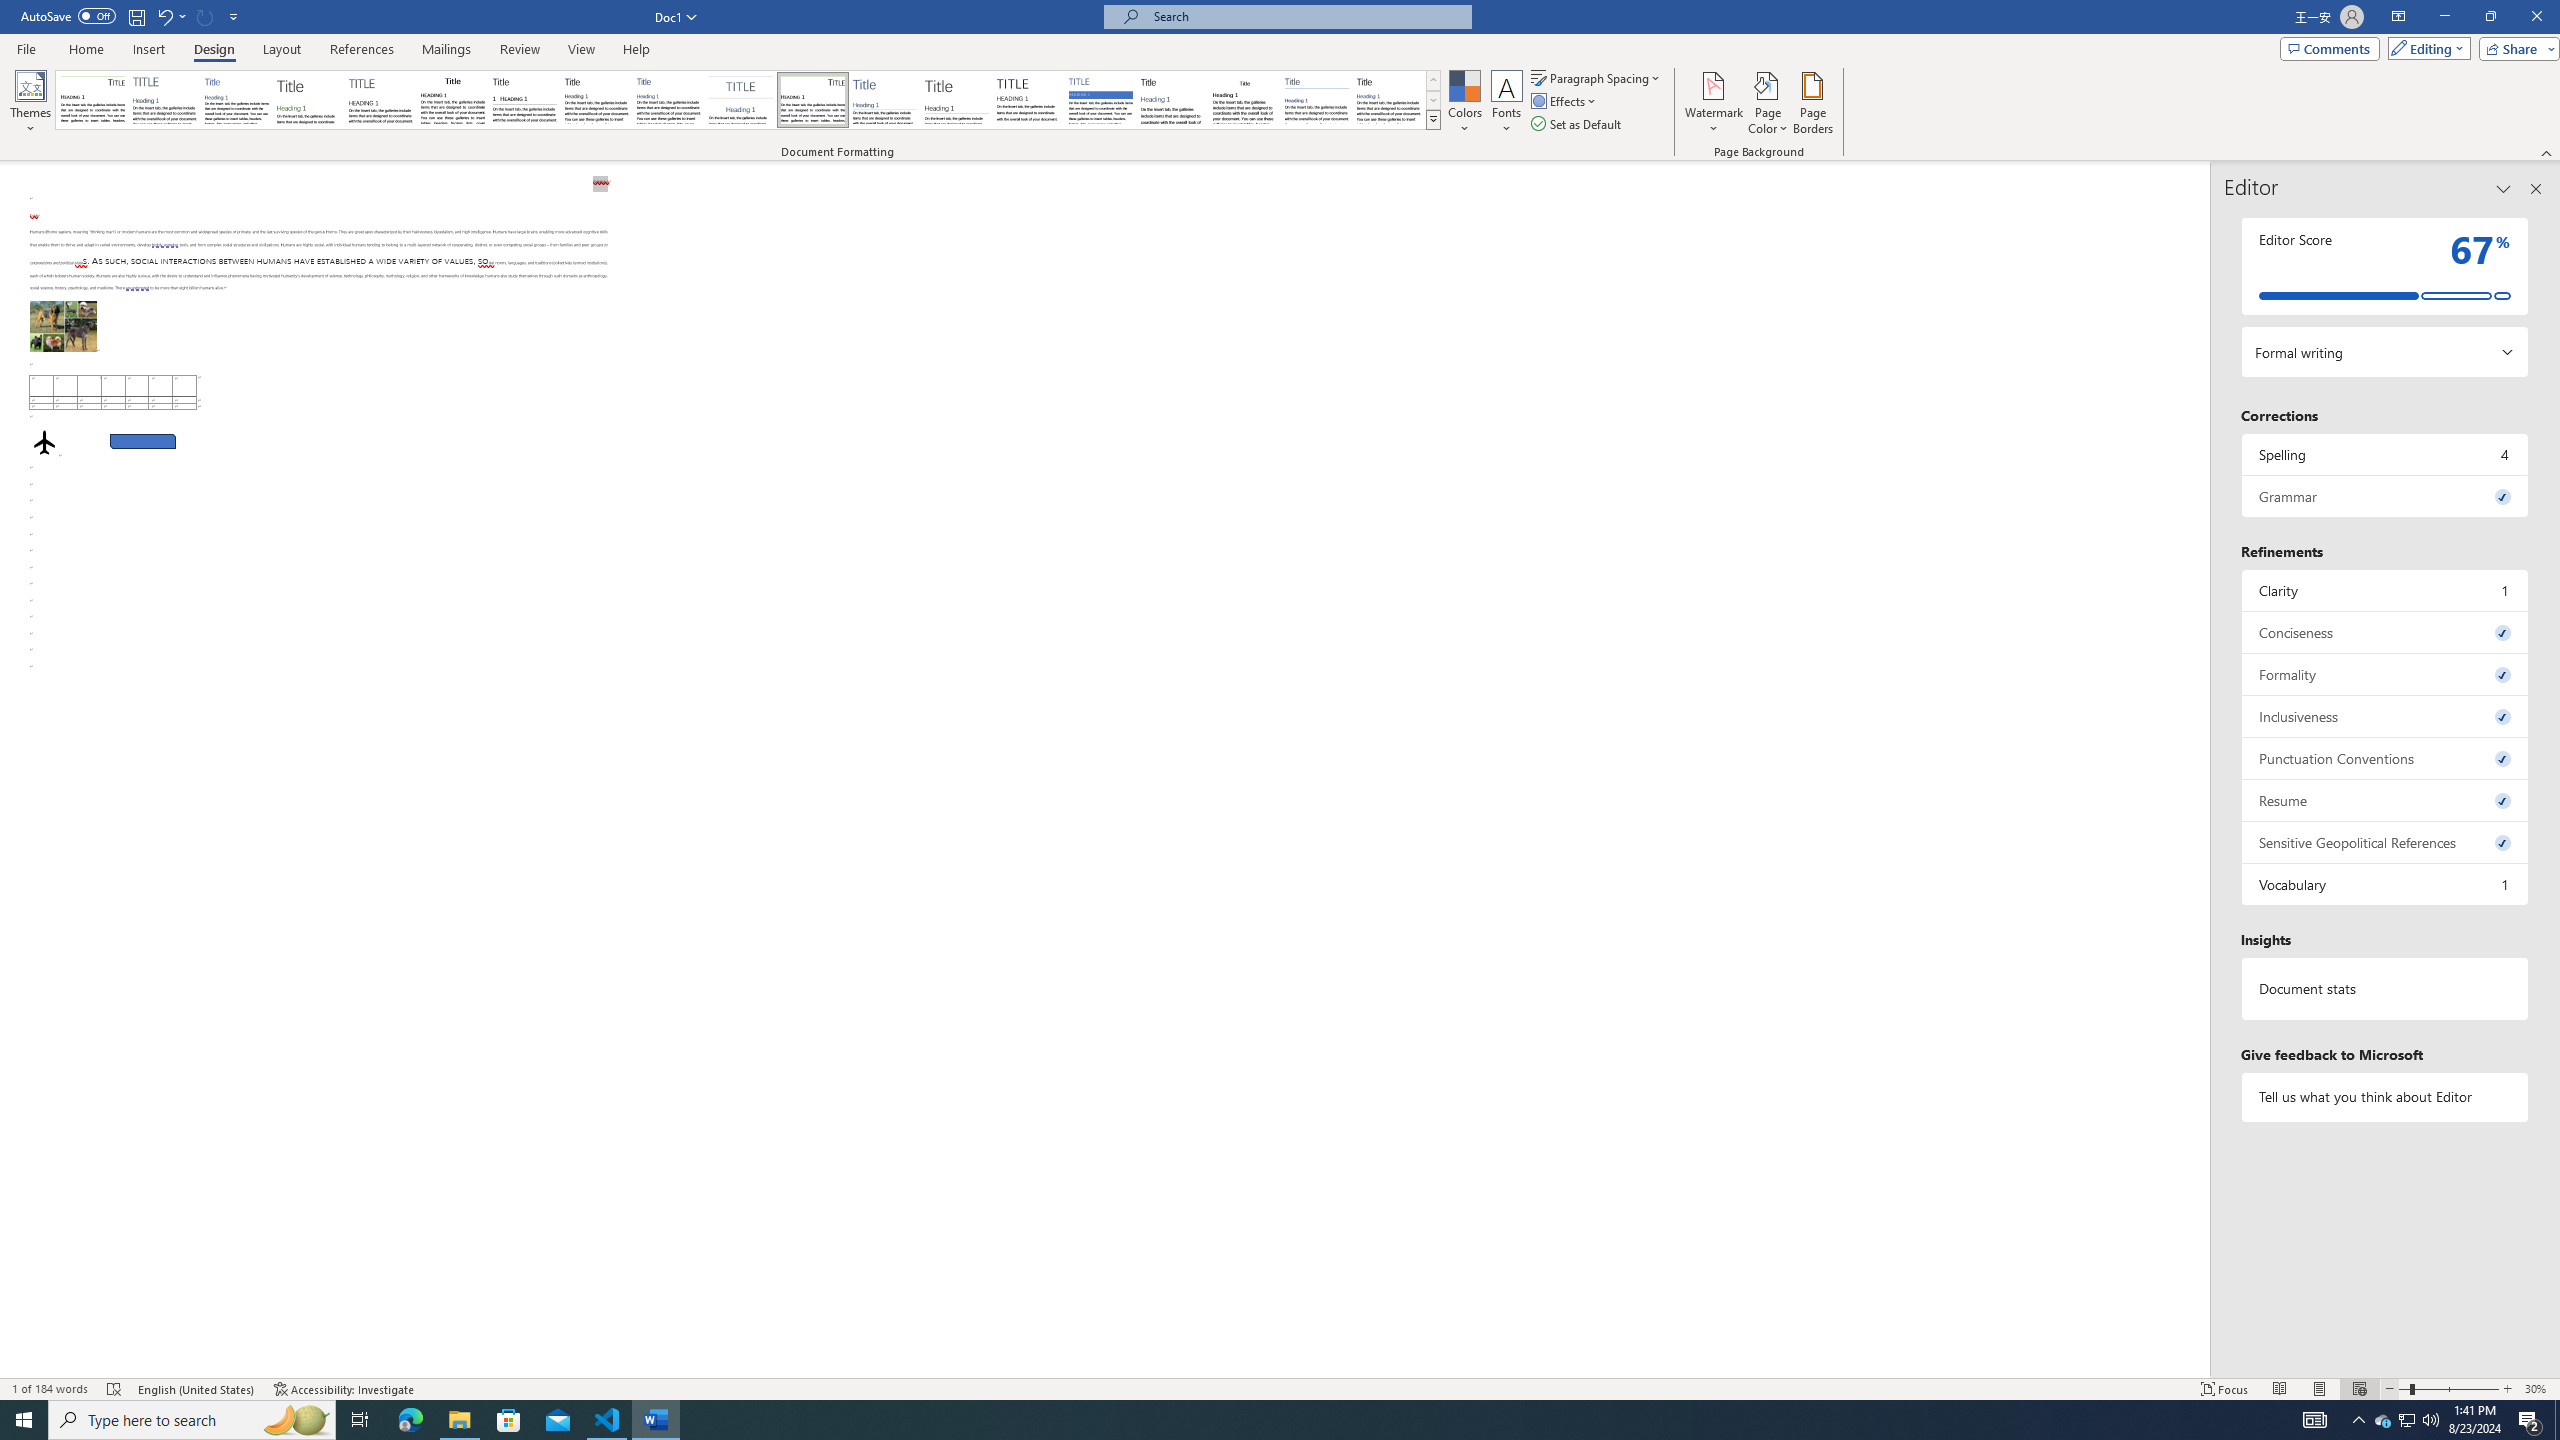  Describe the element at coordinates (2384, 495) in the screenshot. I see `'Grammar, 0 issues. Press space or enter to review items.'` at that location.